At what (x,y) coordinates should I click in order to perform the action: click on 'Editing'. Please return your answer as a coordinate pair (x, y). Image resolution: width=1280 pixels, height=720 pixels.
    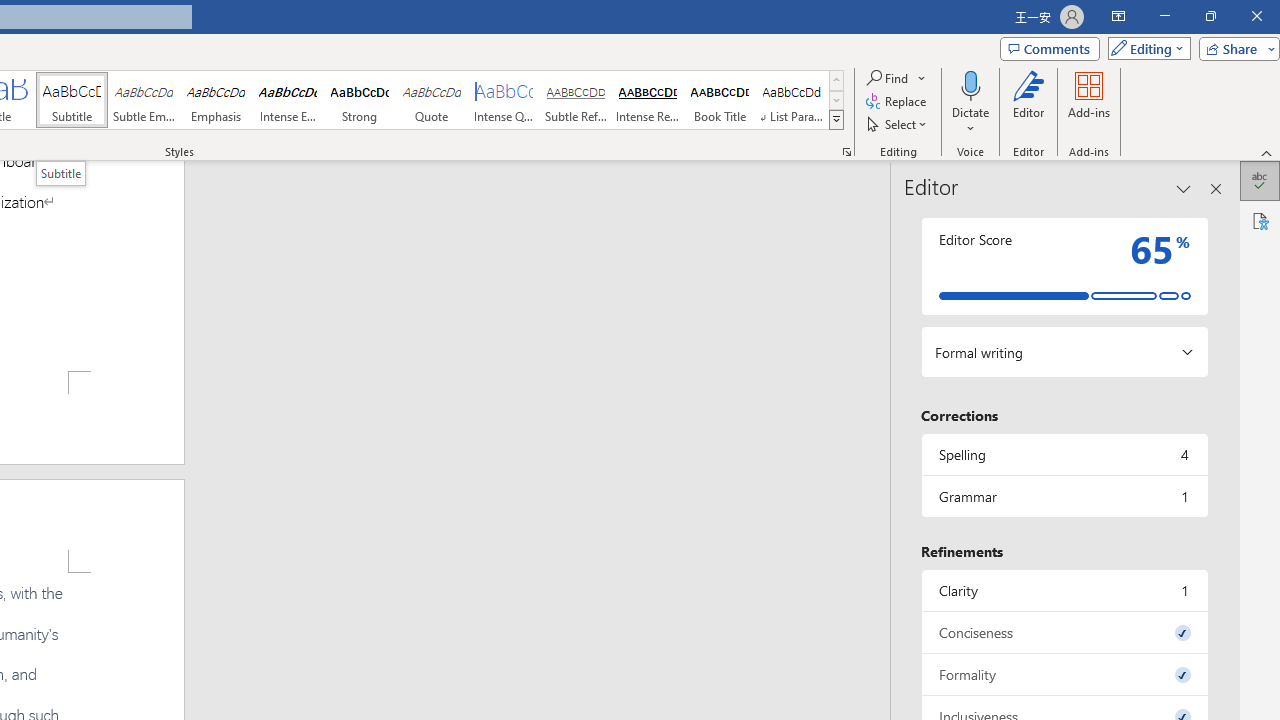
    Looking at the image, I should click on (1144, 47).